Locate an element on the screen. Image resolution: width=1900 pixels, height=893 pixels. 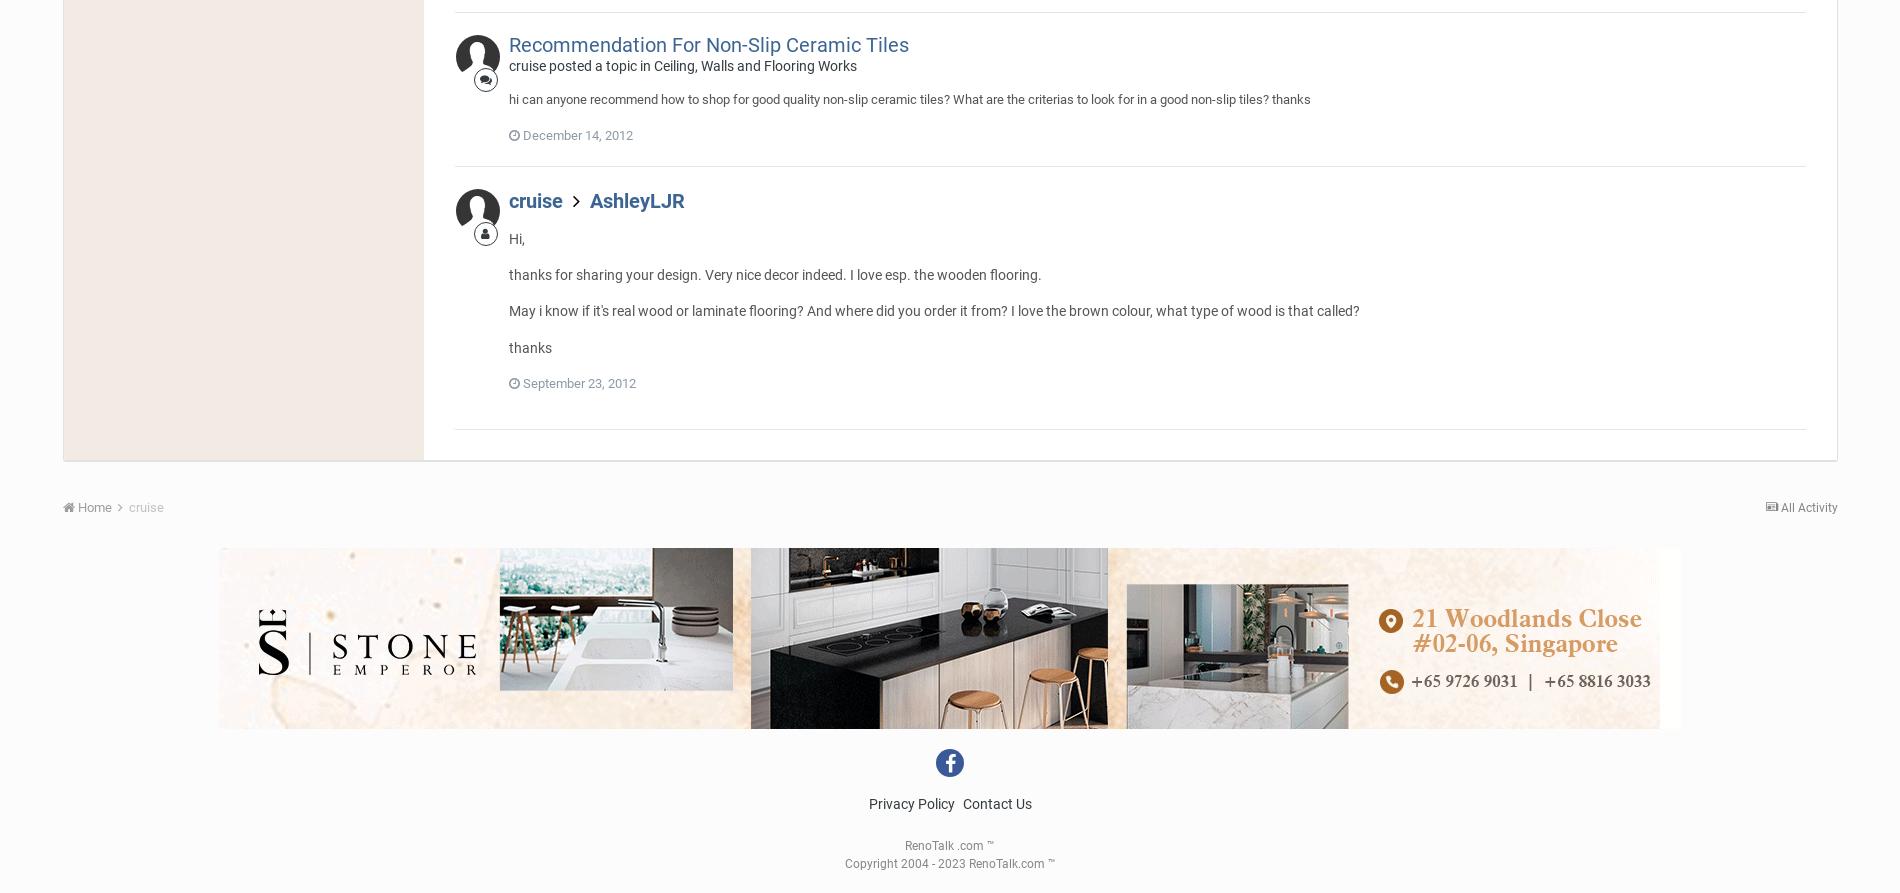
'RenoTalk .com ™' is located at coordinates (950, 845).